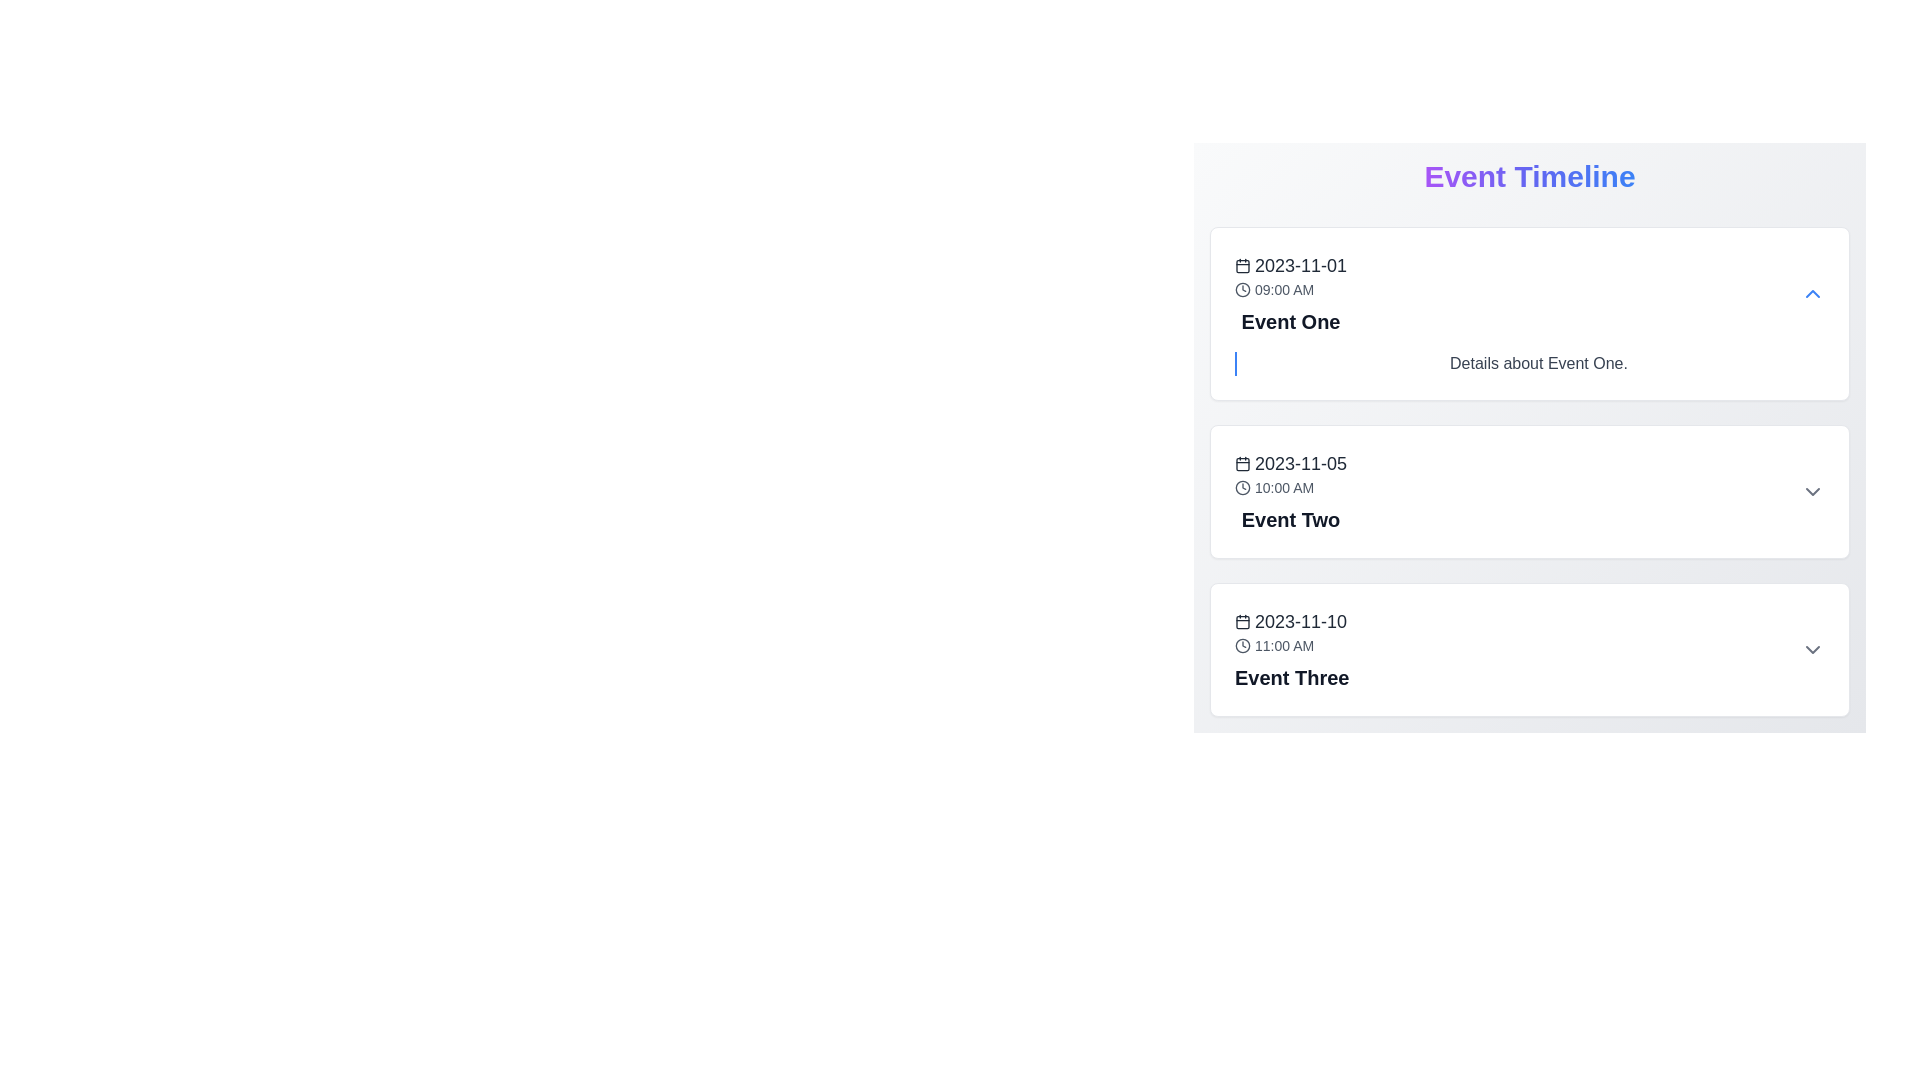 This screenshot has height=1080, width=1920. What do you see at coordinates (1529, 650) in the screenshot?
I see `the third event card` at bounding box center [1529, 650].